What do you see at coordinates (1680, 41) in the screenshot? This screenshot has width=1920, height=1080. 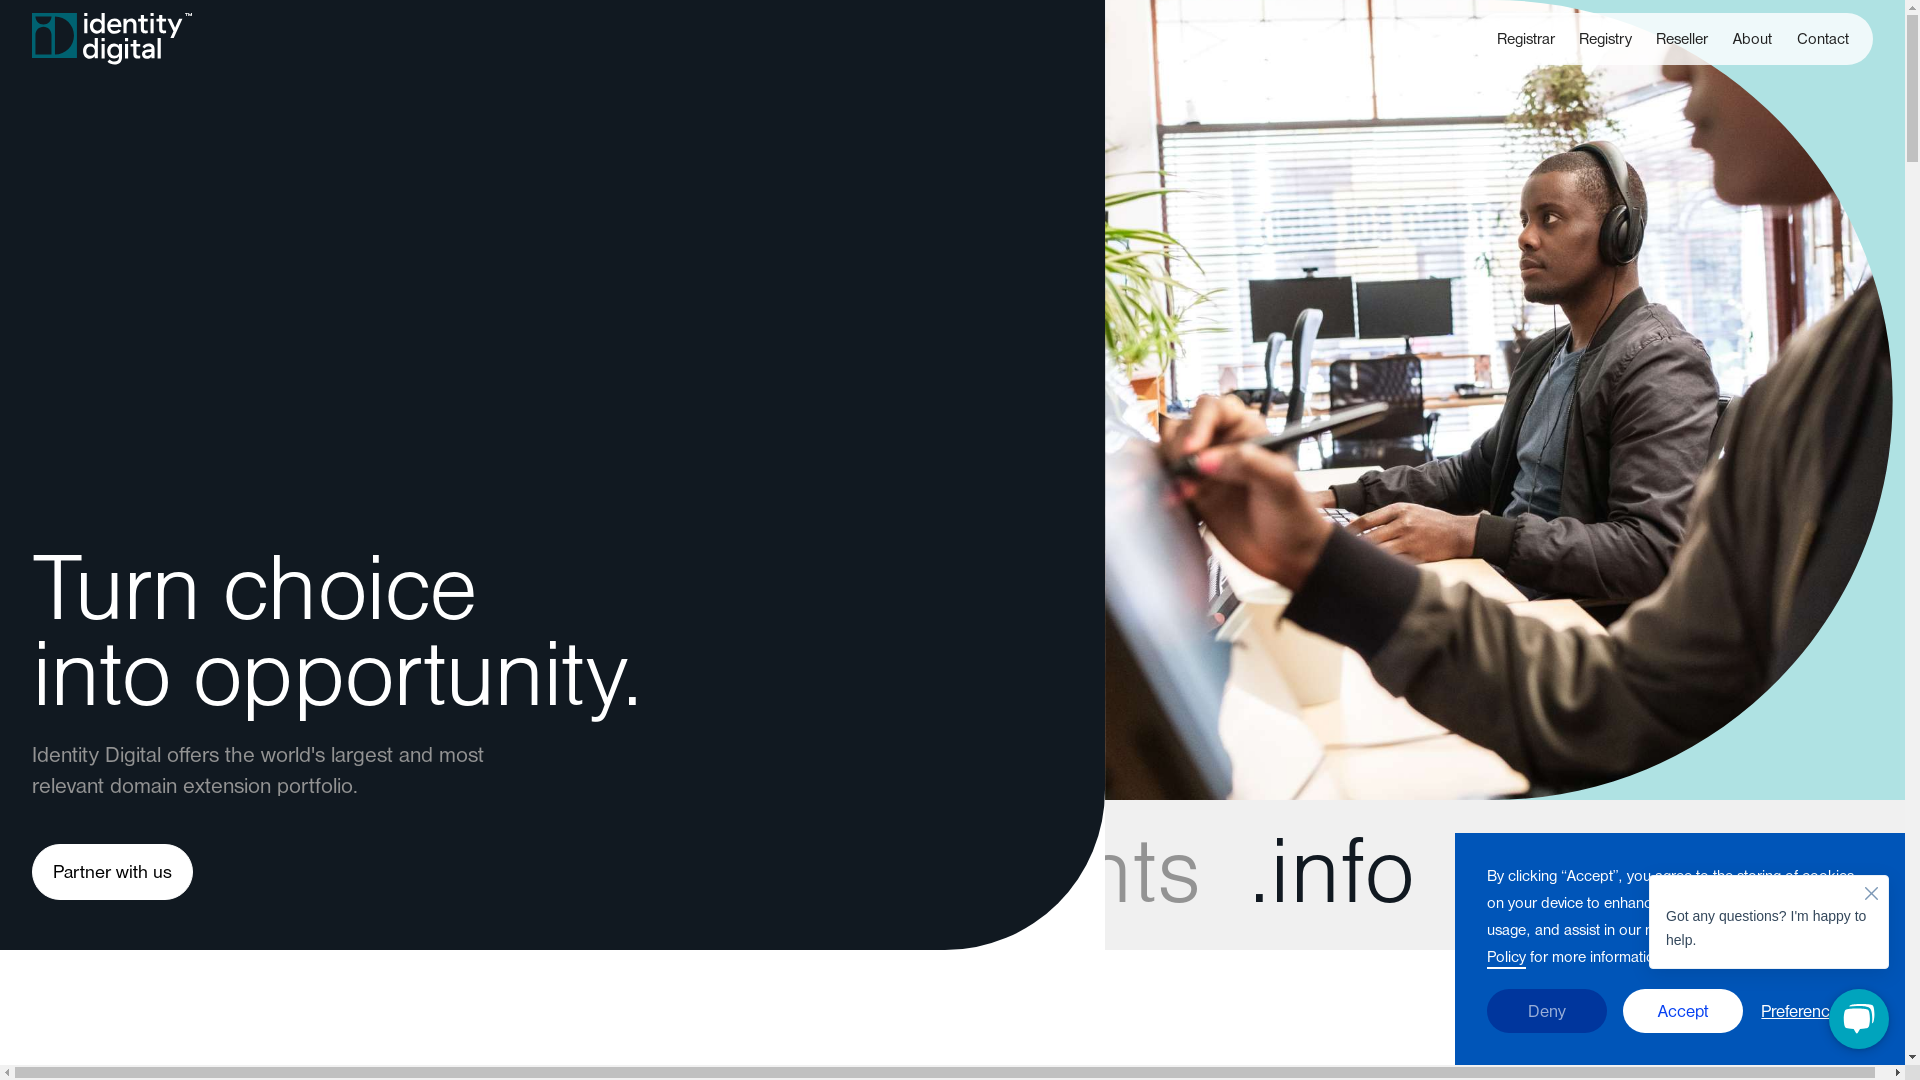 I see `'Reseller'` at bounding box center [1680, 41].